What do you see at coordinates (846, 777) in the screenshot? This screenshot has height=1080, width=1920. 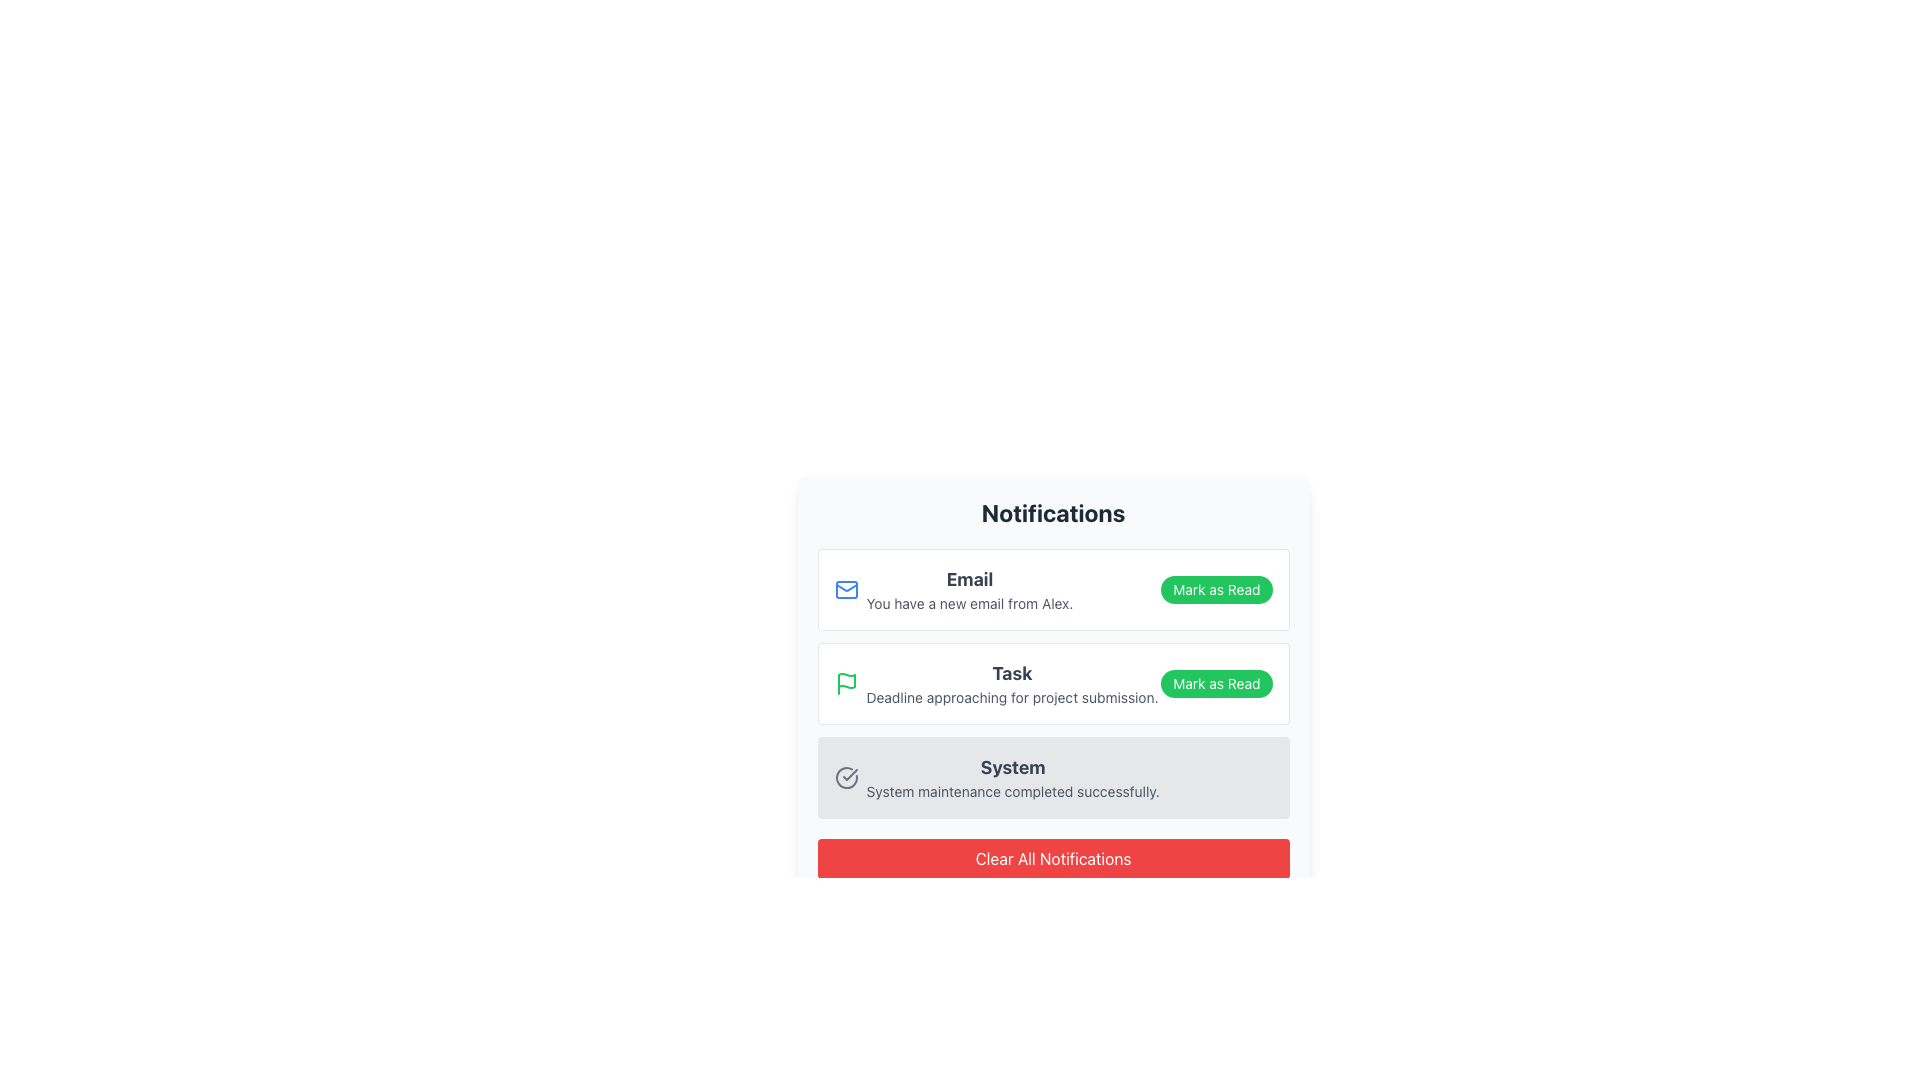 I see `the circular icon with a checkmark inside, which indicates success, located to the left of the notification text stating 'System maintenance completed successfully.'` at bounding box center [846, 777].